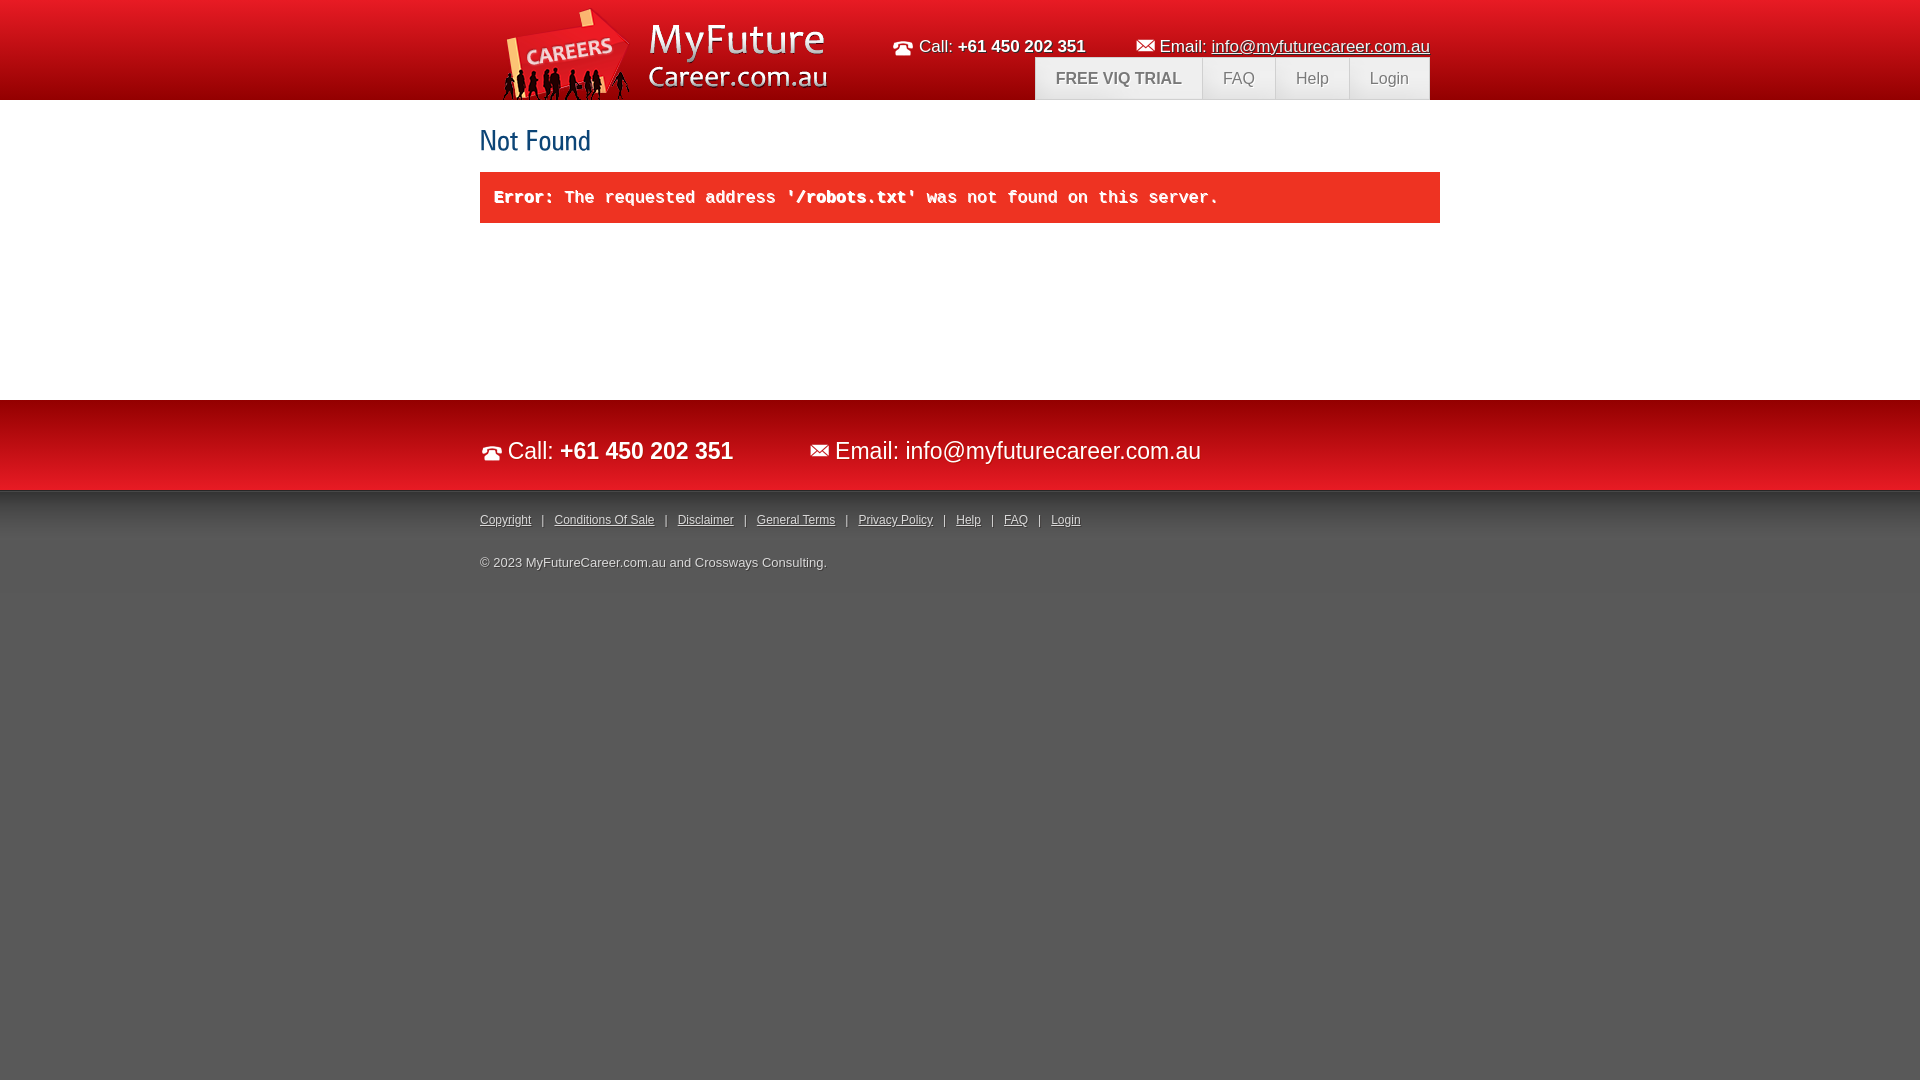  Describe the element at coordinates (1311, 77) in the screenshot. I see `'Help'` at that location.